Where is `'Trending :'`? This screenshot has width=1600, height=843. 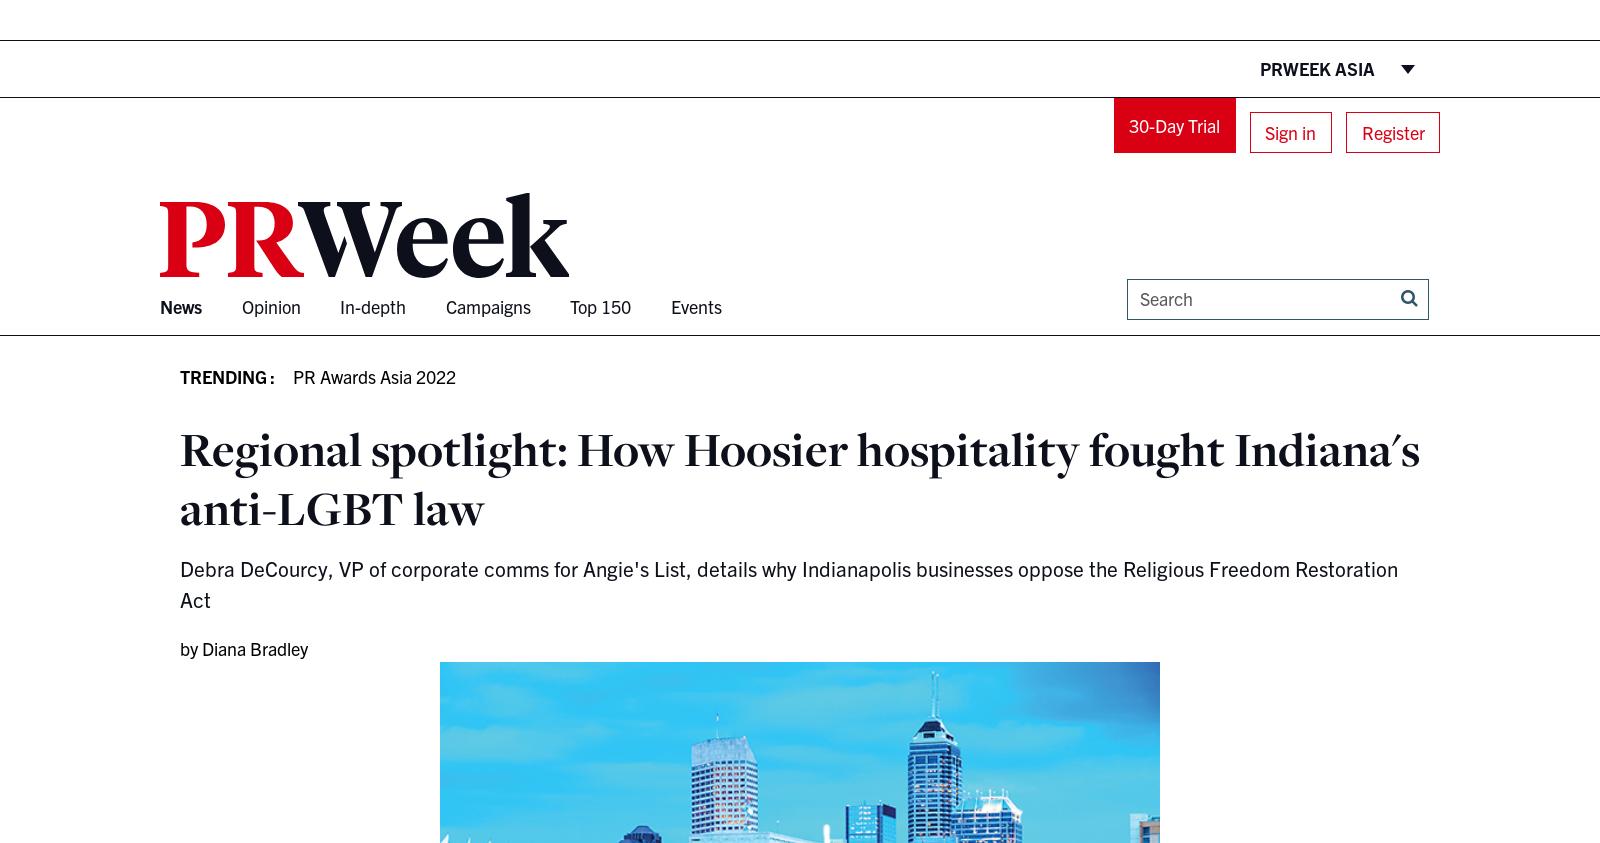 'Trending :' is located at coordinates (227, 374).